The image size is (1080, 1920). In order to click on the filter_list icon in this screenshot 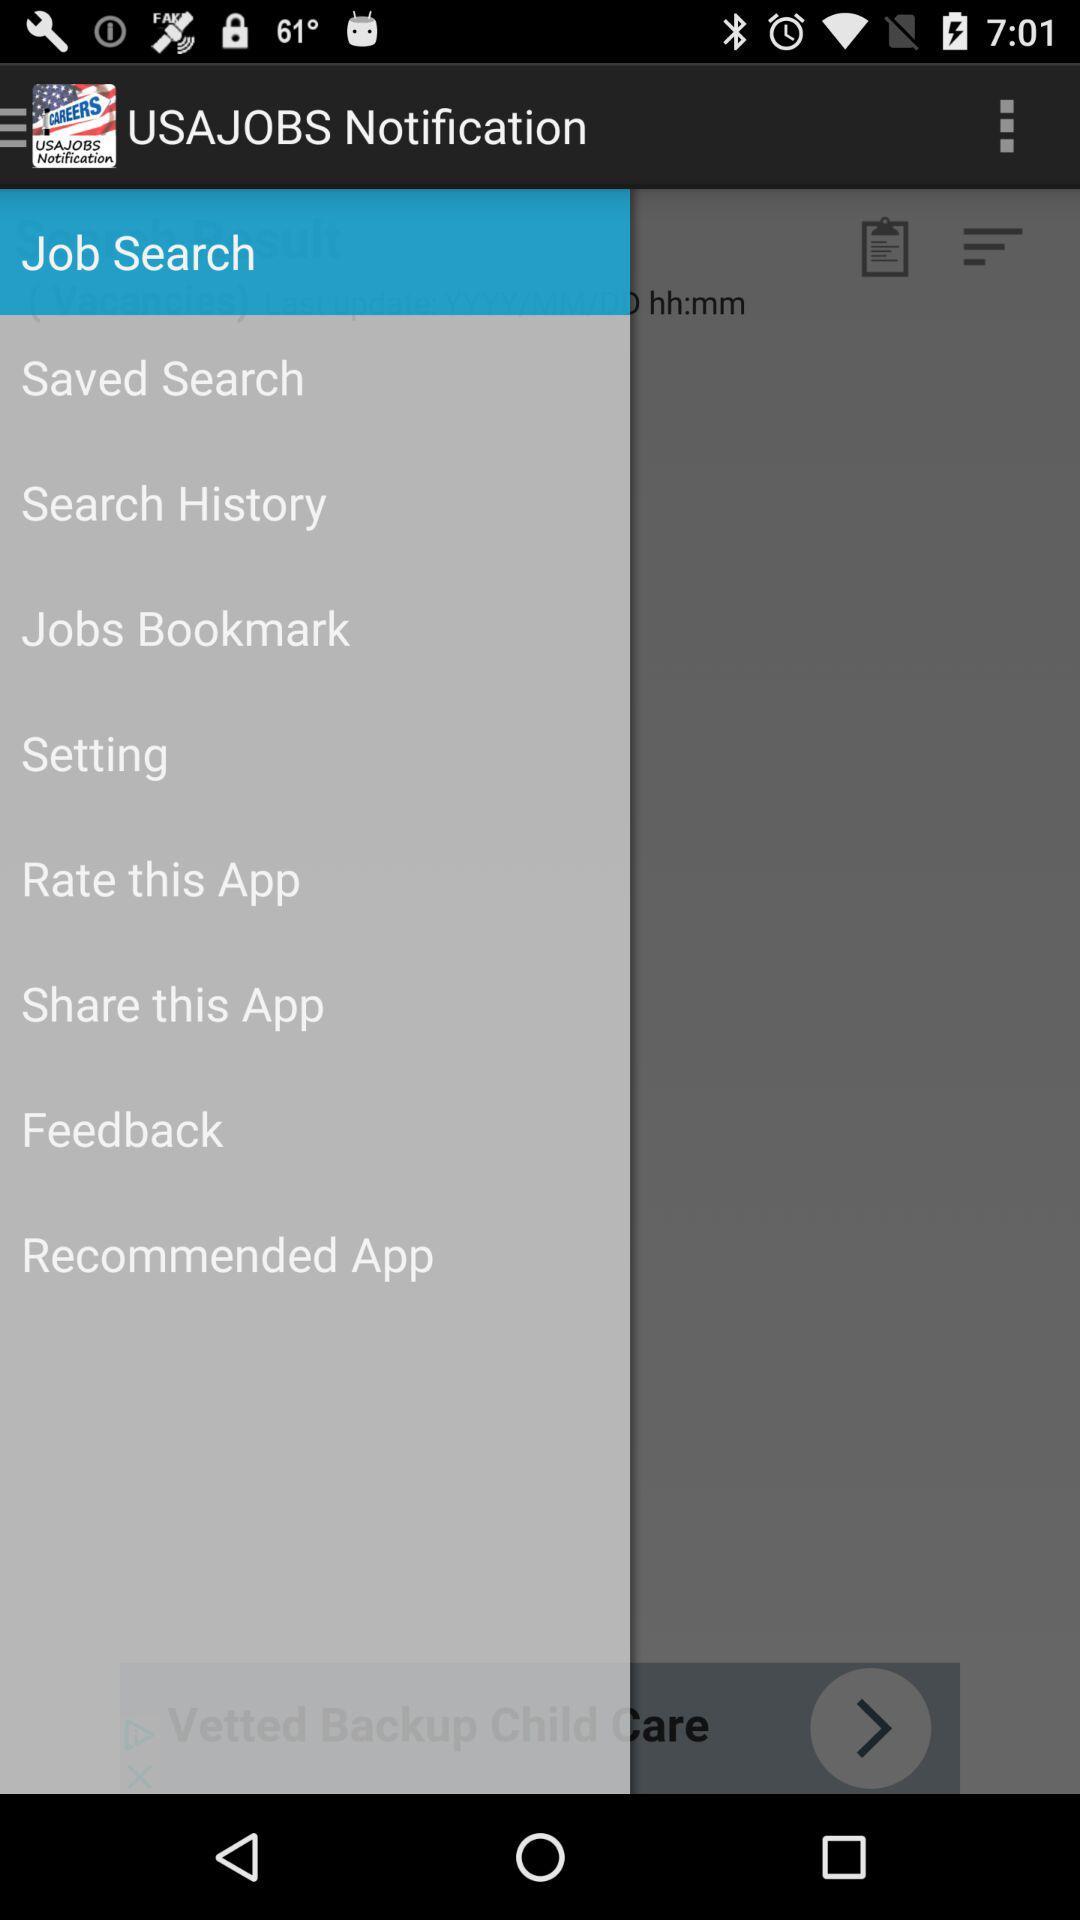, I will do `click(992, 251)`.